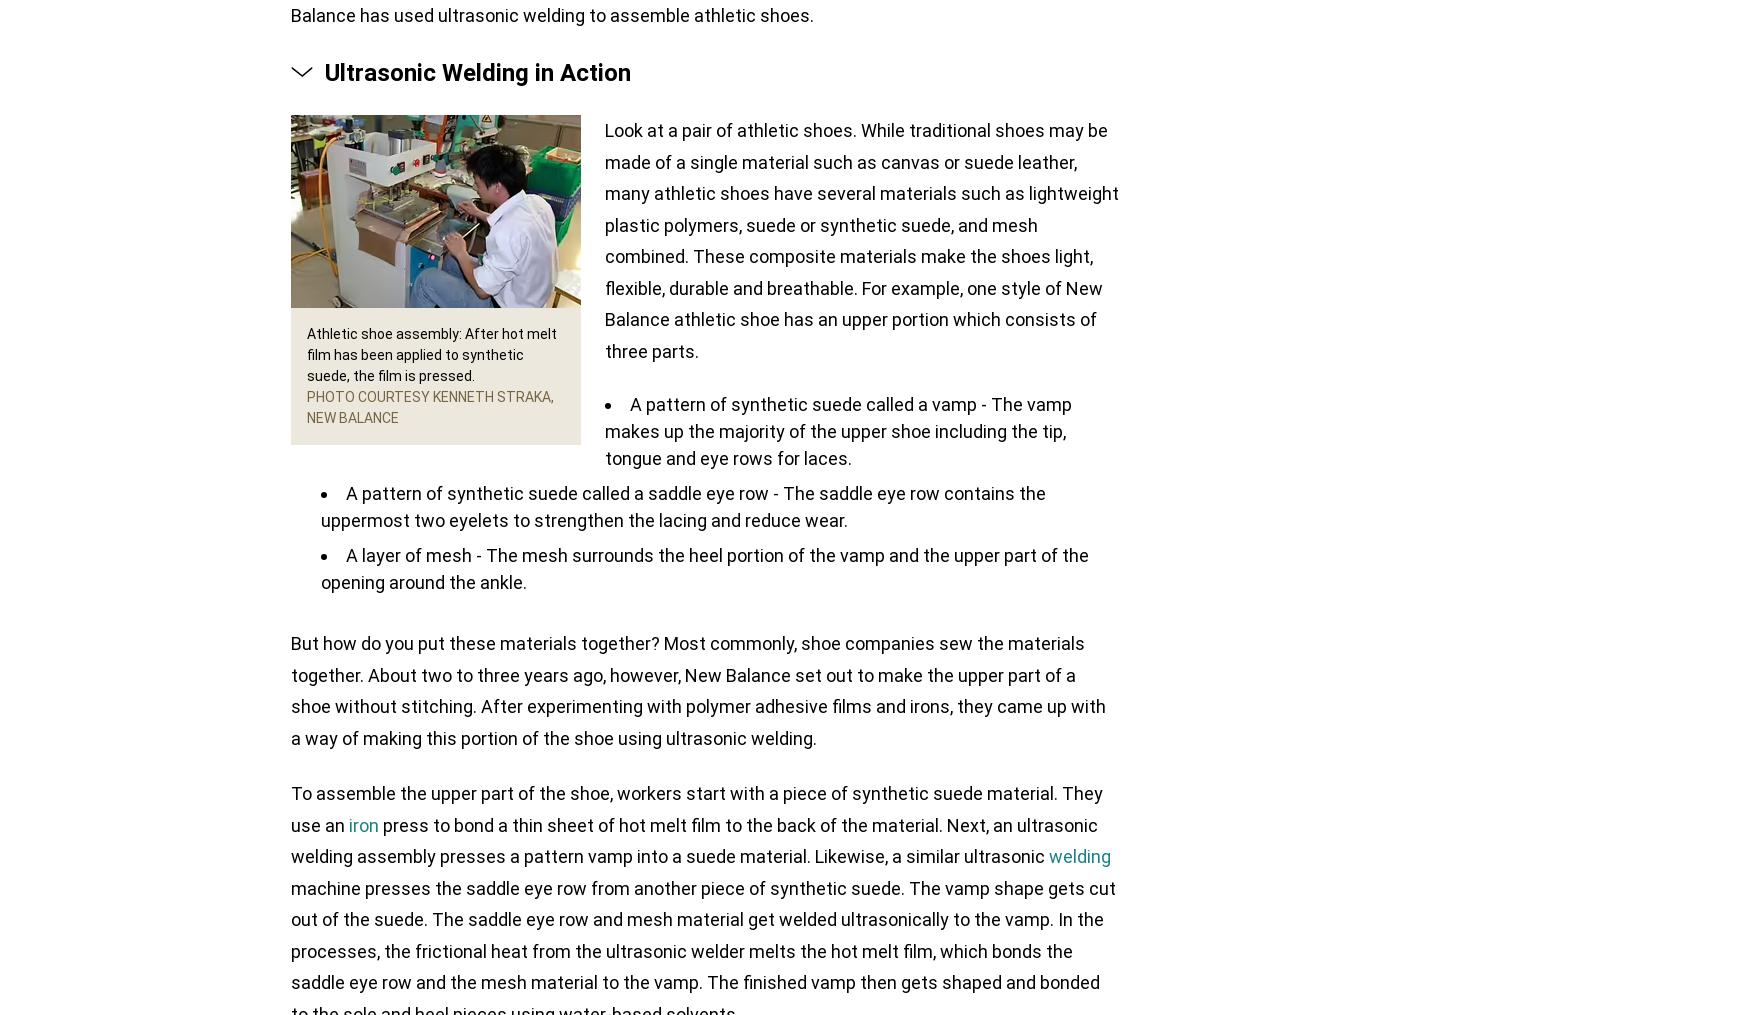  Describe the element at coordinates (429, 407) in the screenshot. I see `'Photo courtesy Kenneth Straka, New Balance'` at that location.